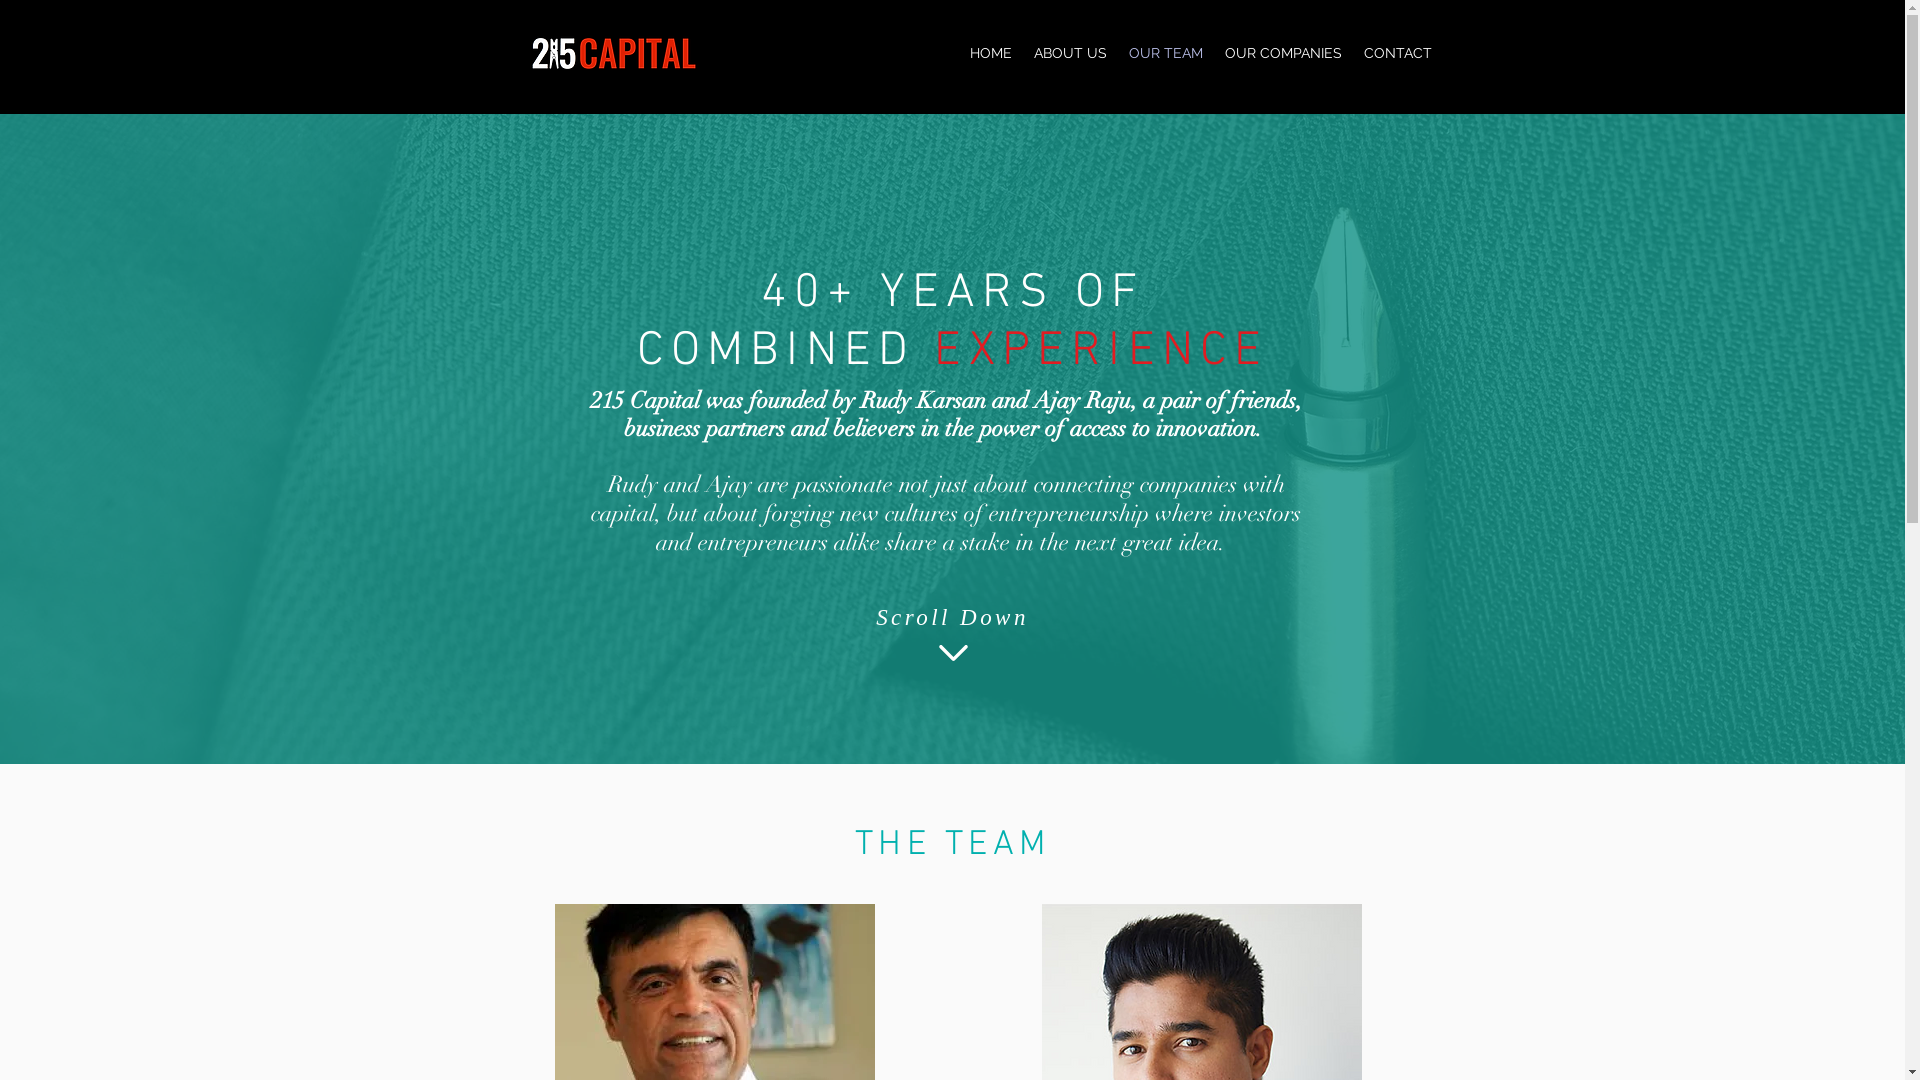 The image size is (1920, 1080). What do you see at coordinates (1219, 76) in the screenshot?
I see `'215'` at bounding box center [1219, 76].